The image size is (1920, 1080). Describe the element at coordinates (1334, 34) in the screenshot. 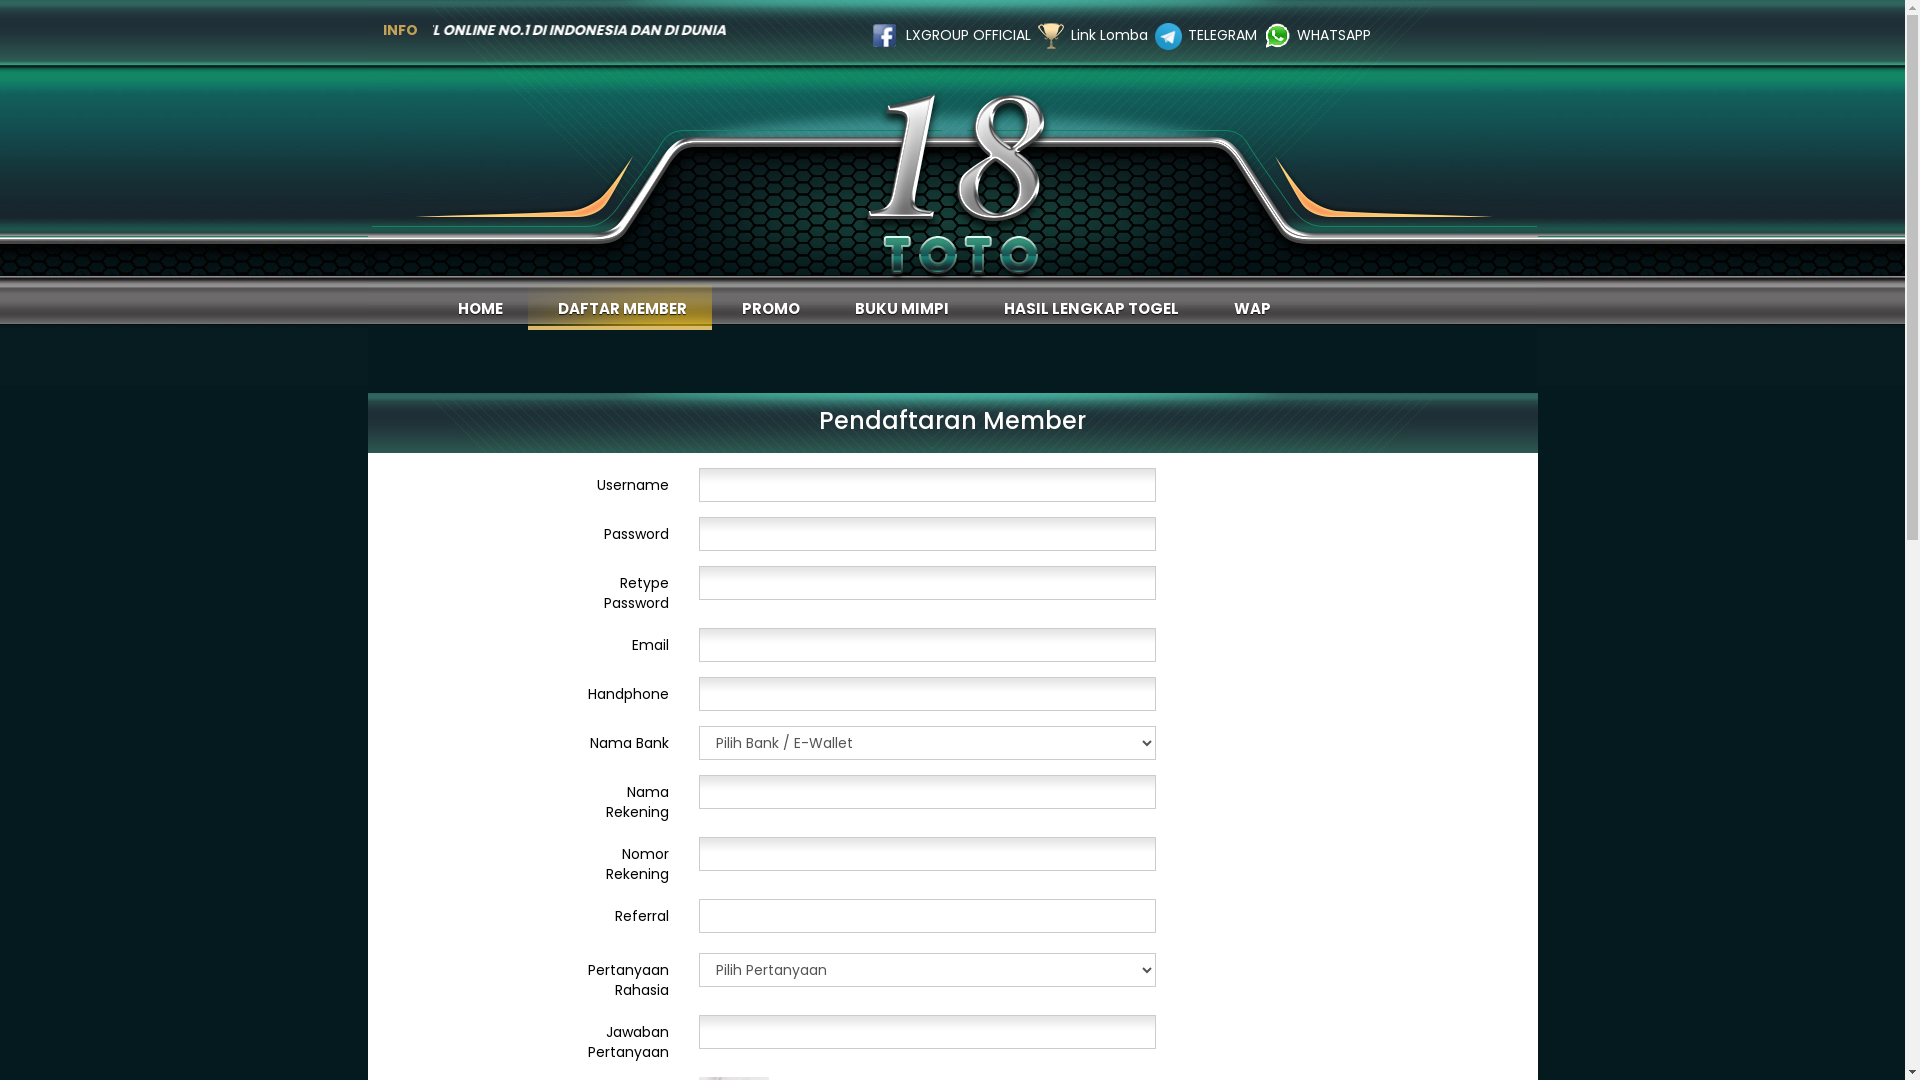

I see `'WHATSAPP'` at that location.